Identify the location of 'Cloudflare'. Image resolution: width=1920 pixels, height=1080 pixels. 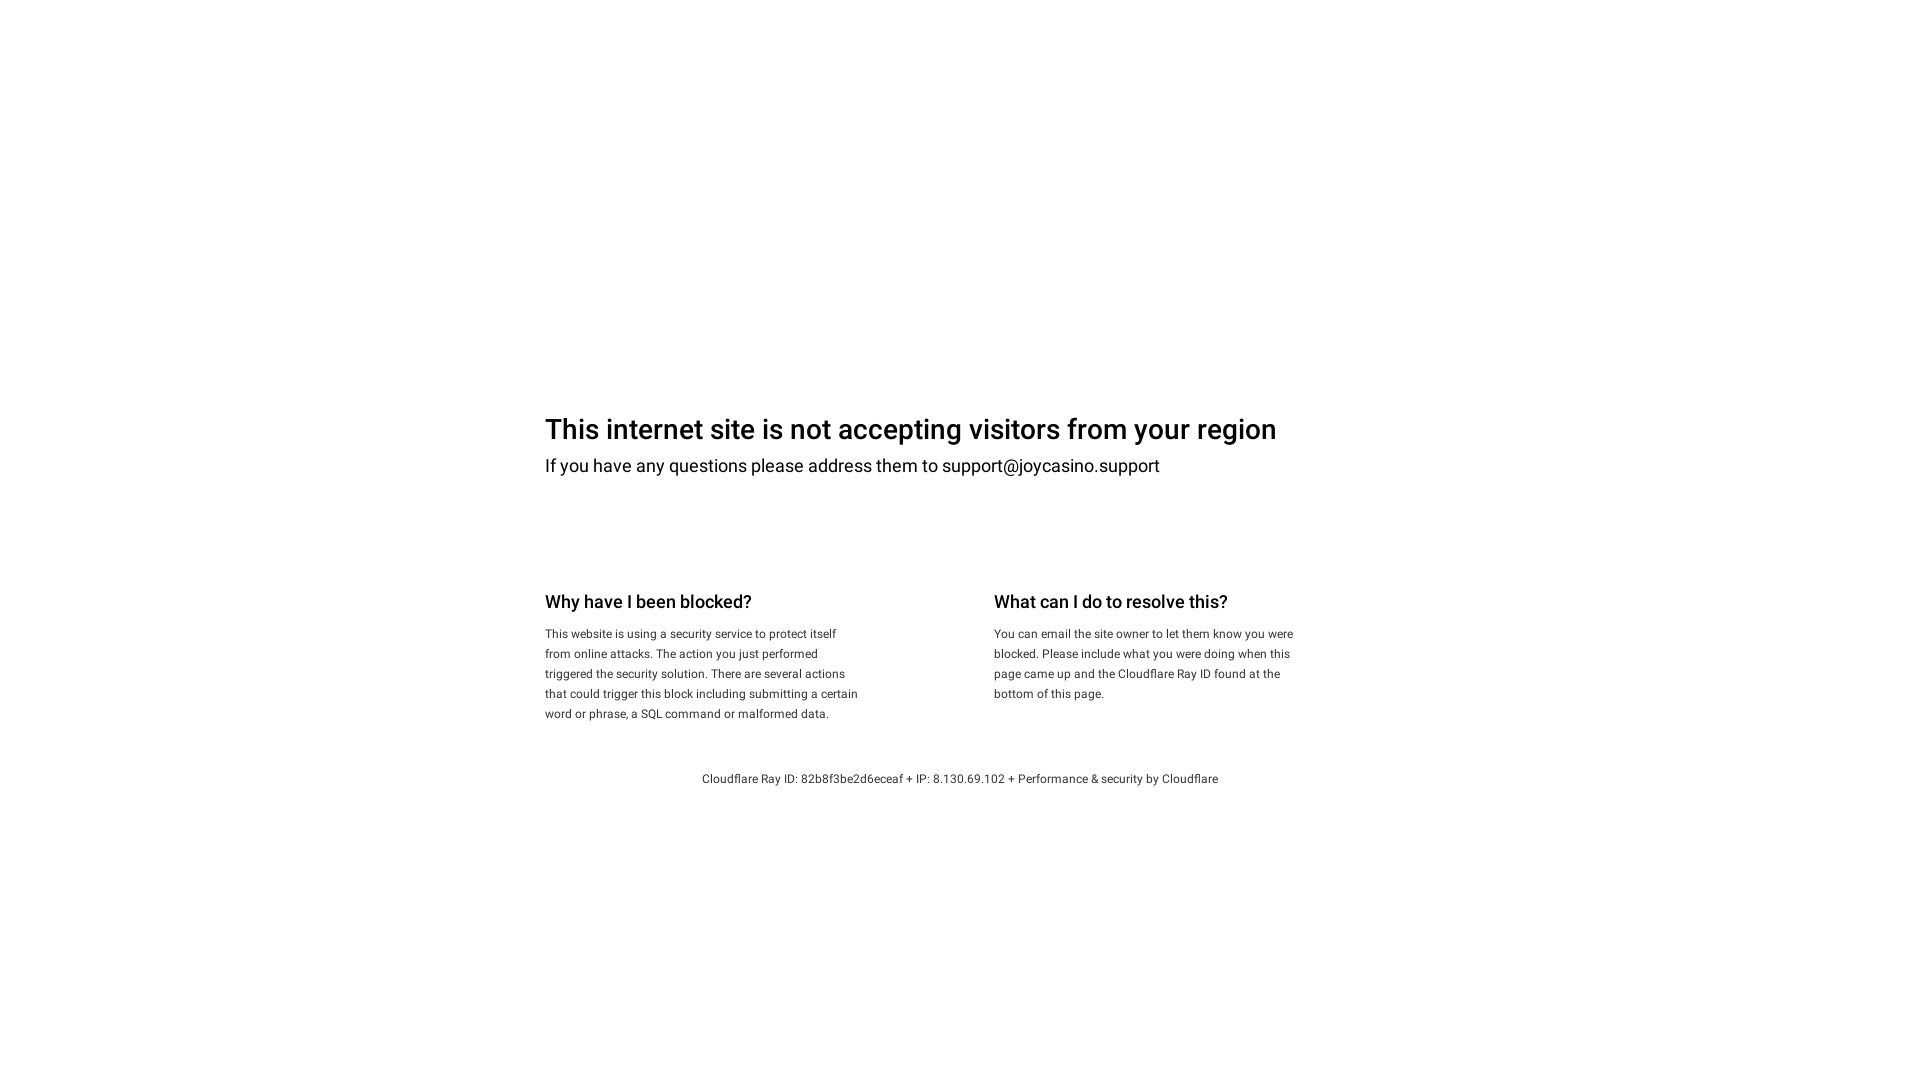
(1161, 778).